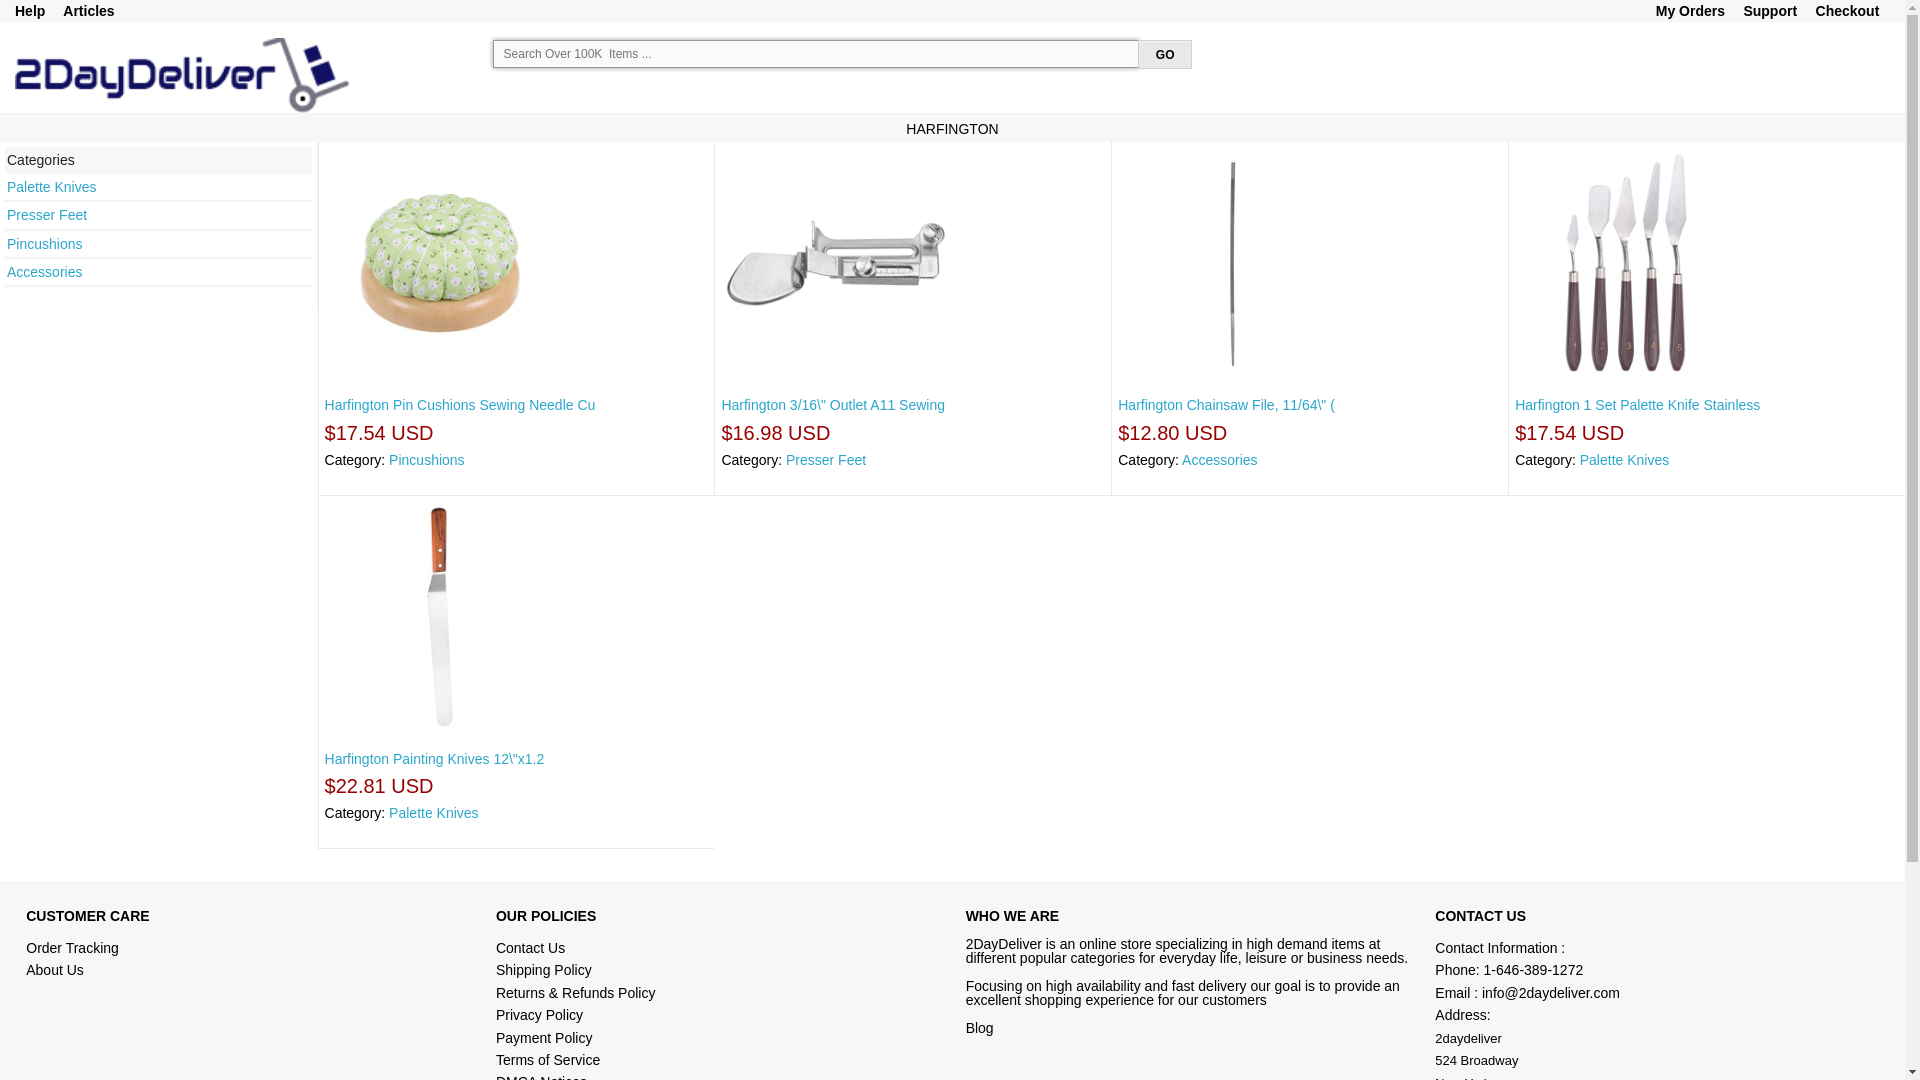  What do you see at coordinates (543, 1036) in the screenshot?
I see `'Payment Policy'` at bounding box center [543, 1036].